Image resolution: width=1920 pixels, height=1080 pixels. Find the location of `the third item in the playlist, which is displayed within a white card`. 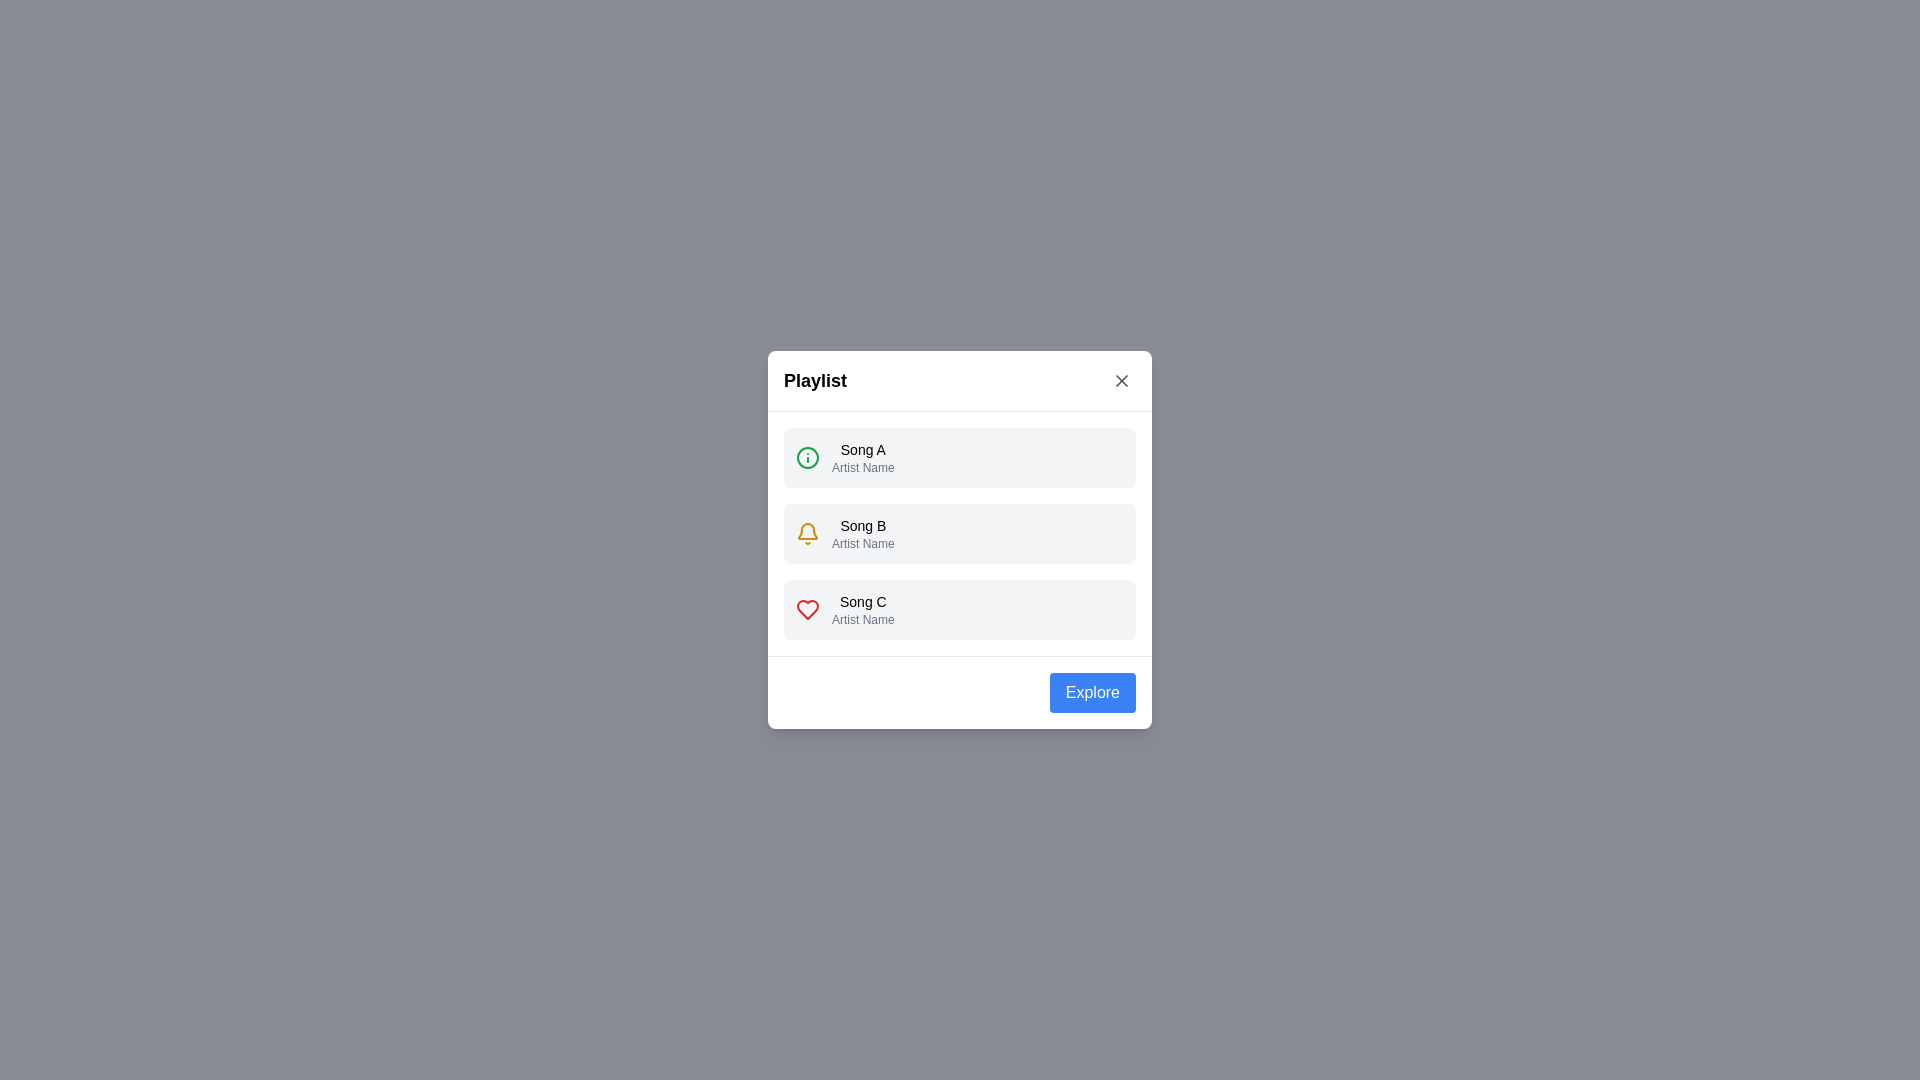

the third item in the playlist, which is displayed within a white card is located at coordinates (960, 608).